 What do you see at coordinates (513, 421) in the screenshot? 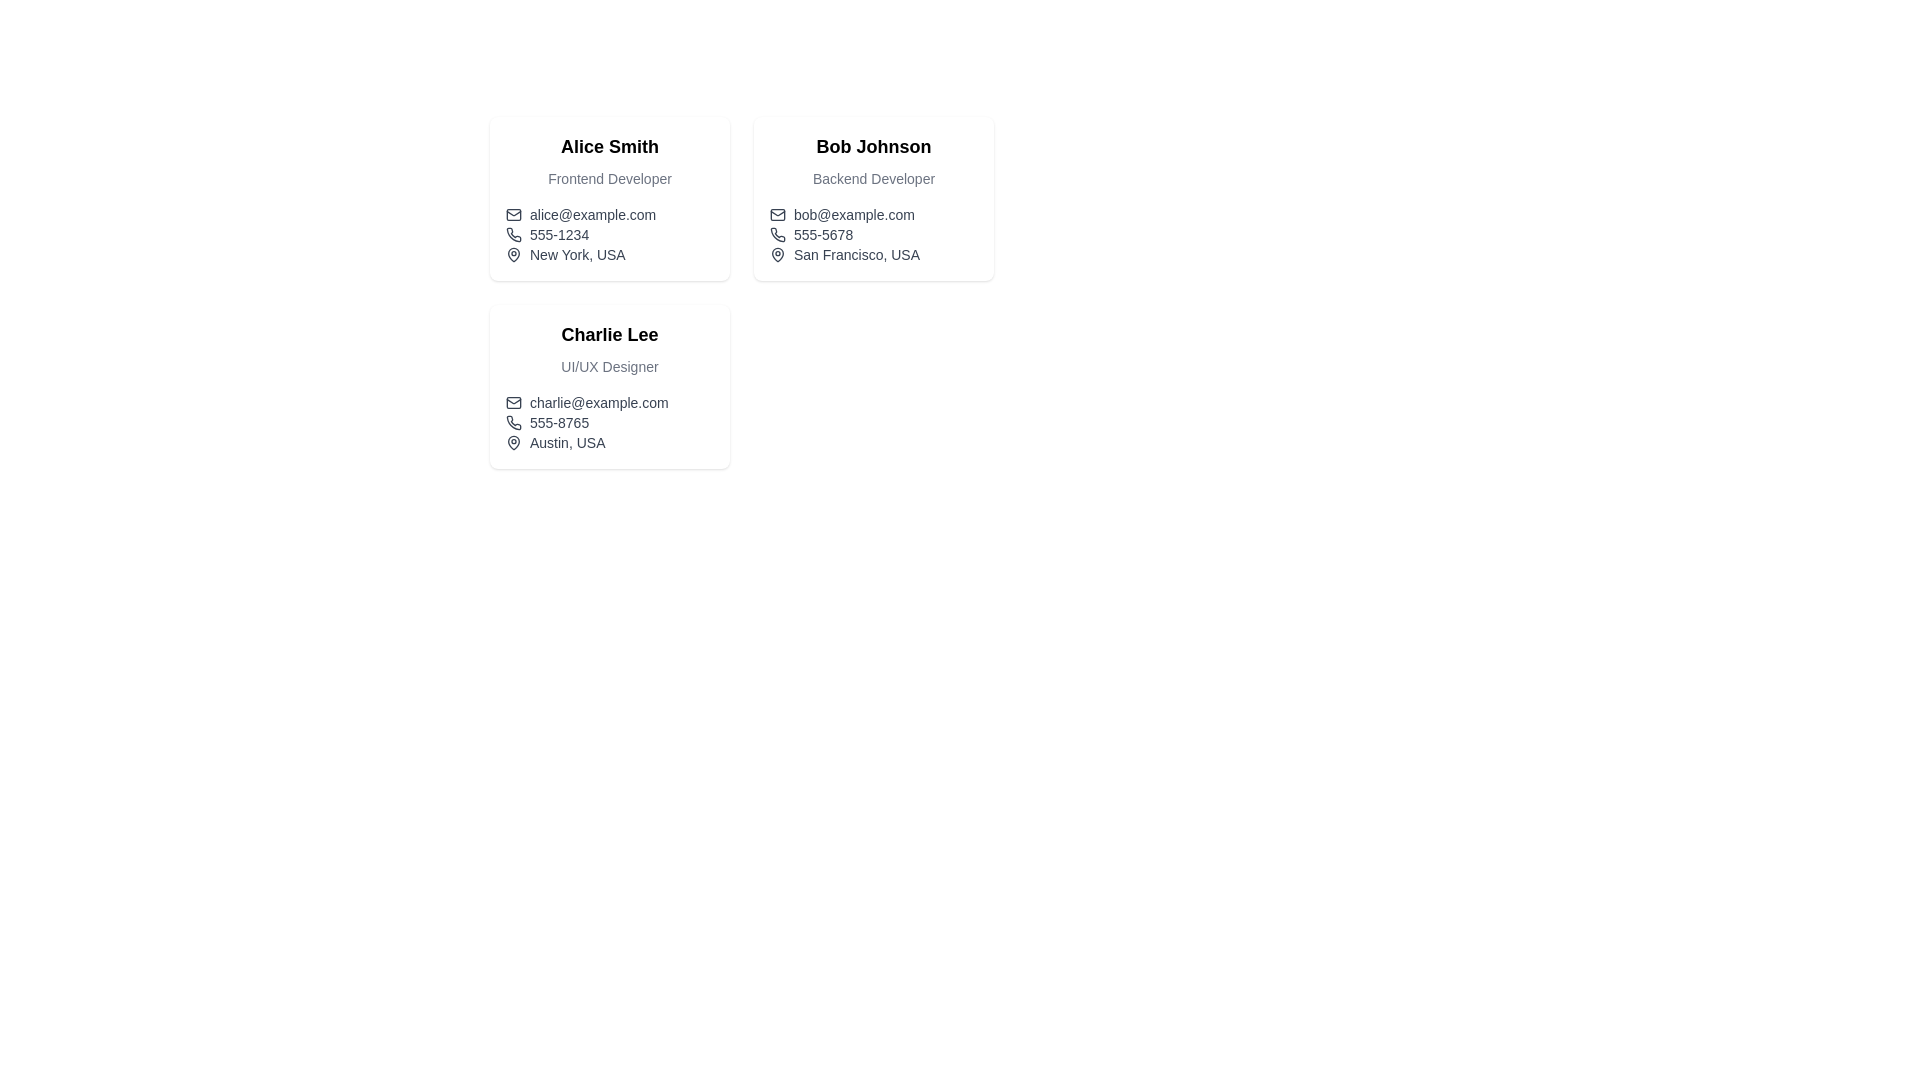
I see `the phone icon located at the bottom right of Charlie Lee's contact card, which visually represents a phone and is positioned beside the phone number` at bounding box center [513, 421].